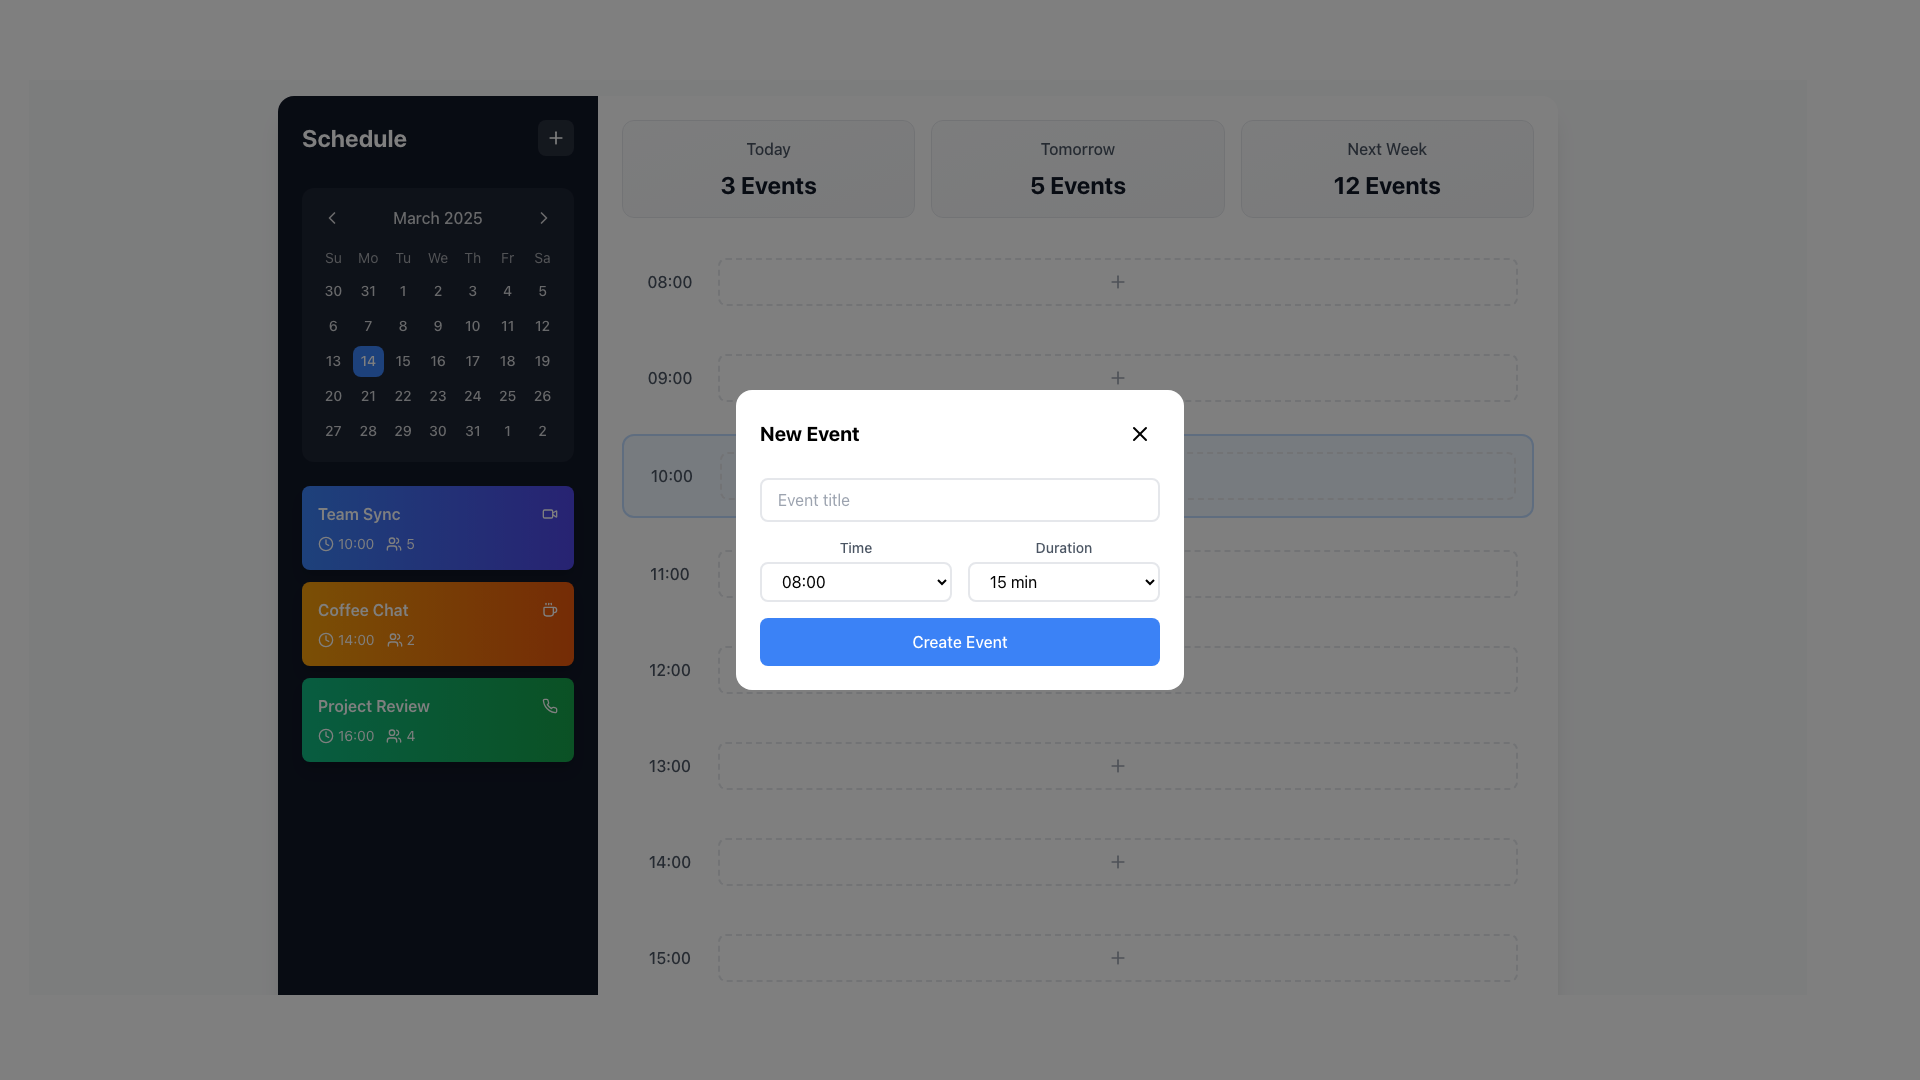 The width and height of the screenshot is (1920, 1080). I want to click on the Time label displaying '08:00', which is positioned at the top-left area of a schedule grid in bold gray font, so click(670, 281).